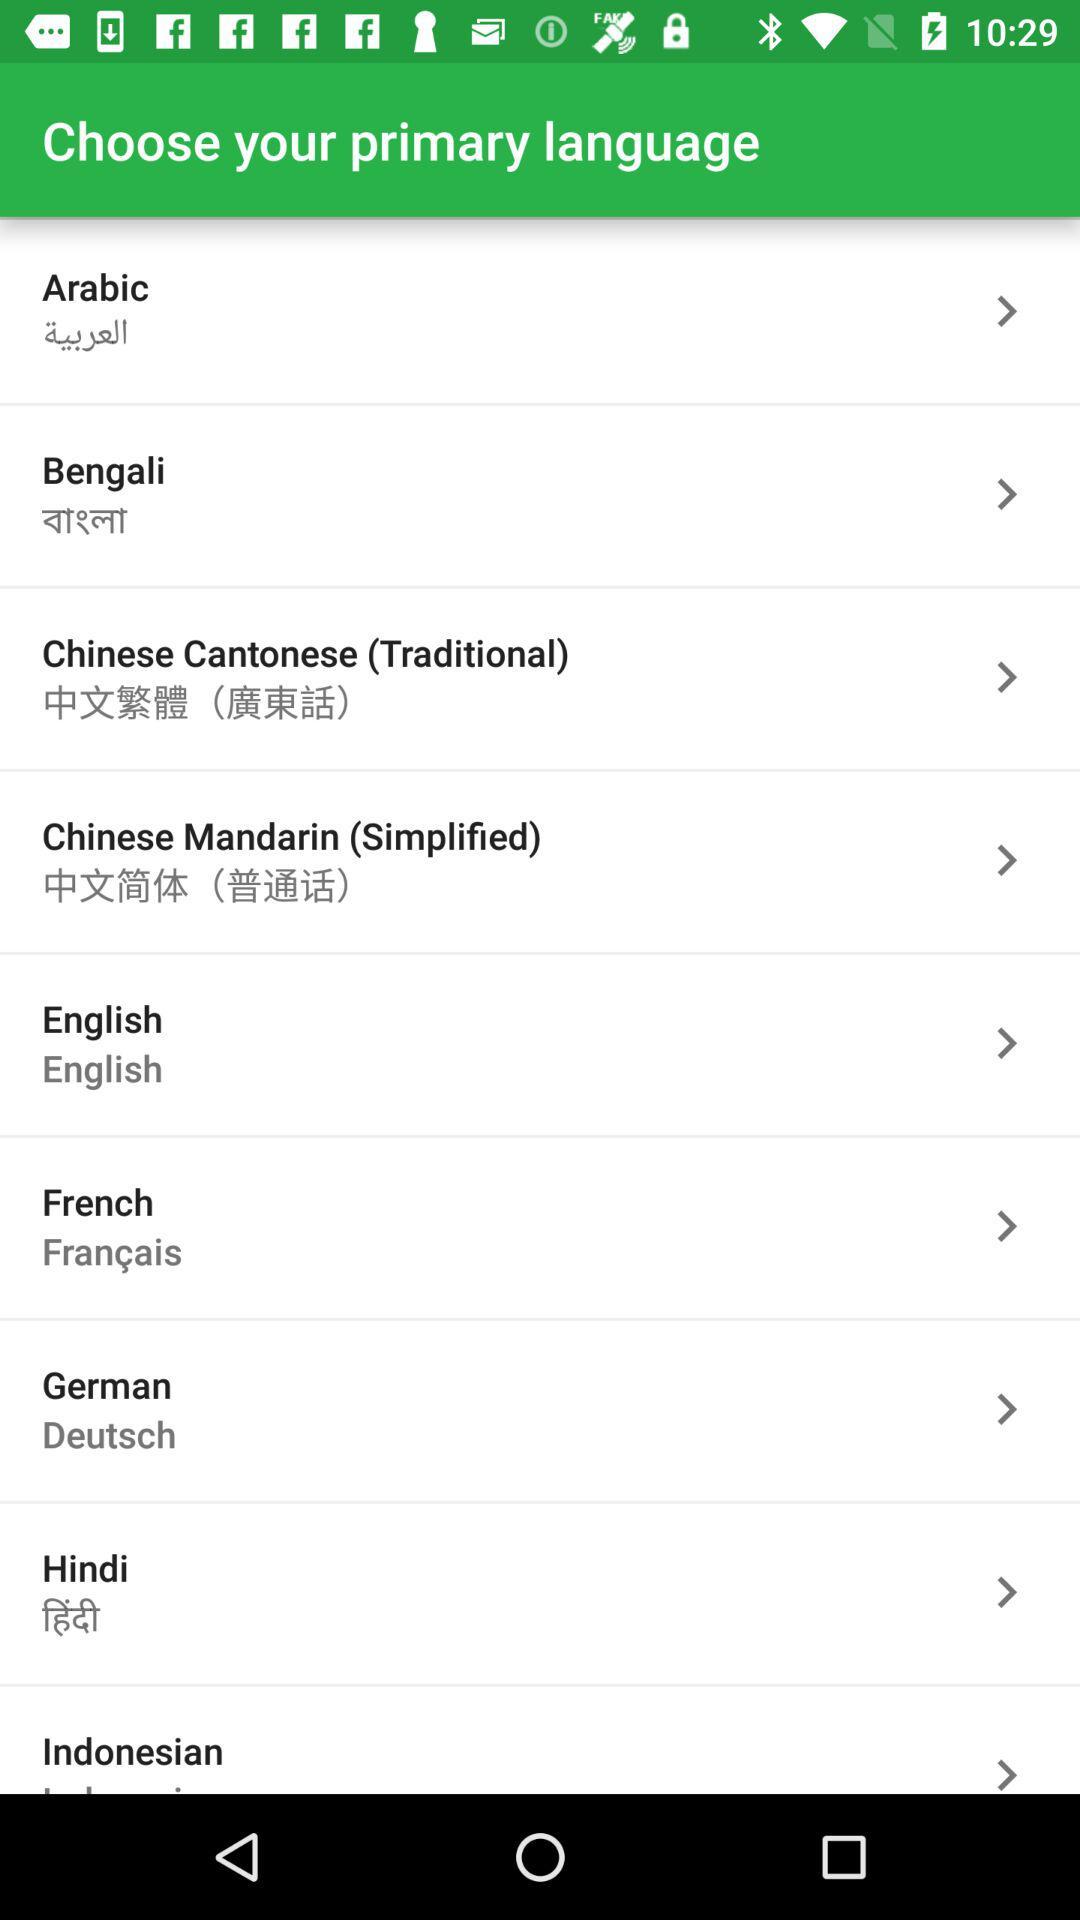 The image size is (1080, 1920). I want to click on previous, so click(1017, 1225).